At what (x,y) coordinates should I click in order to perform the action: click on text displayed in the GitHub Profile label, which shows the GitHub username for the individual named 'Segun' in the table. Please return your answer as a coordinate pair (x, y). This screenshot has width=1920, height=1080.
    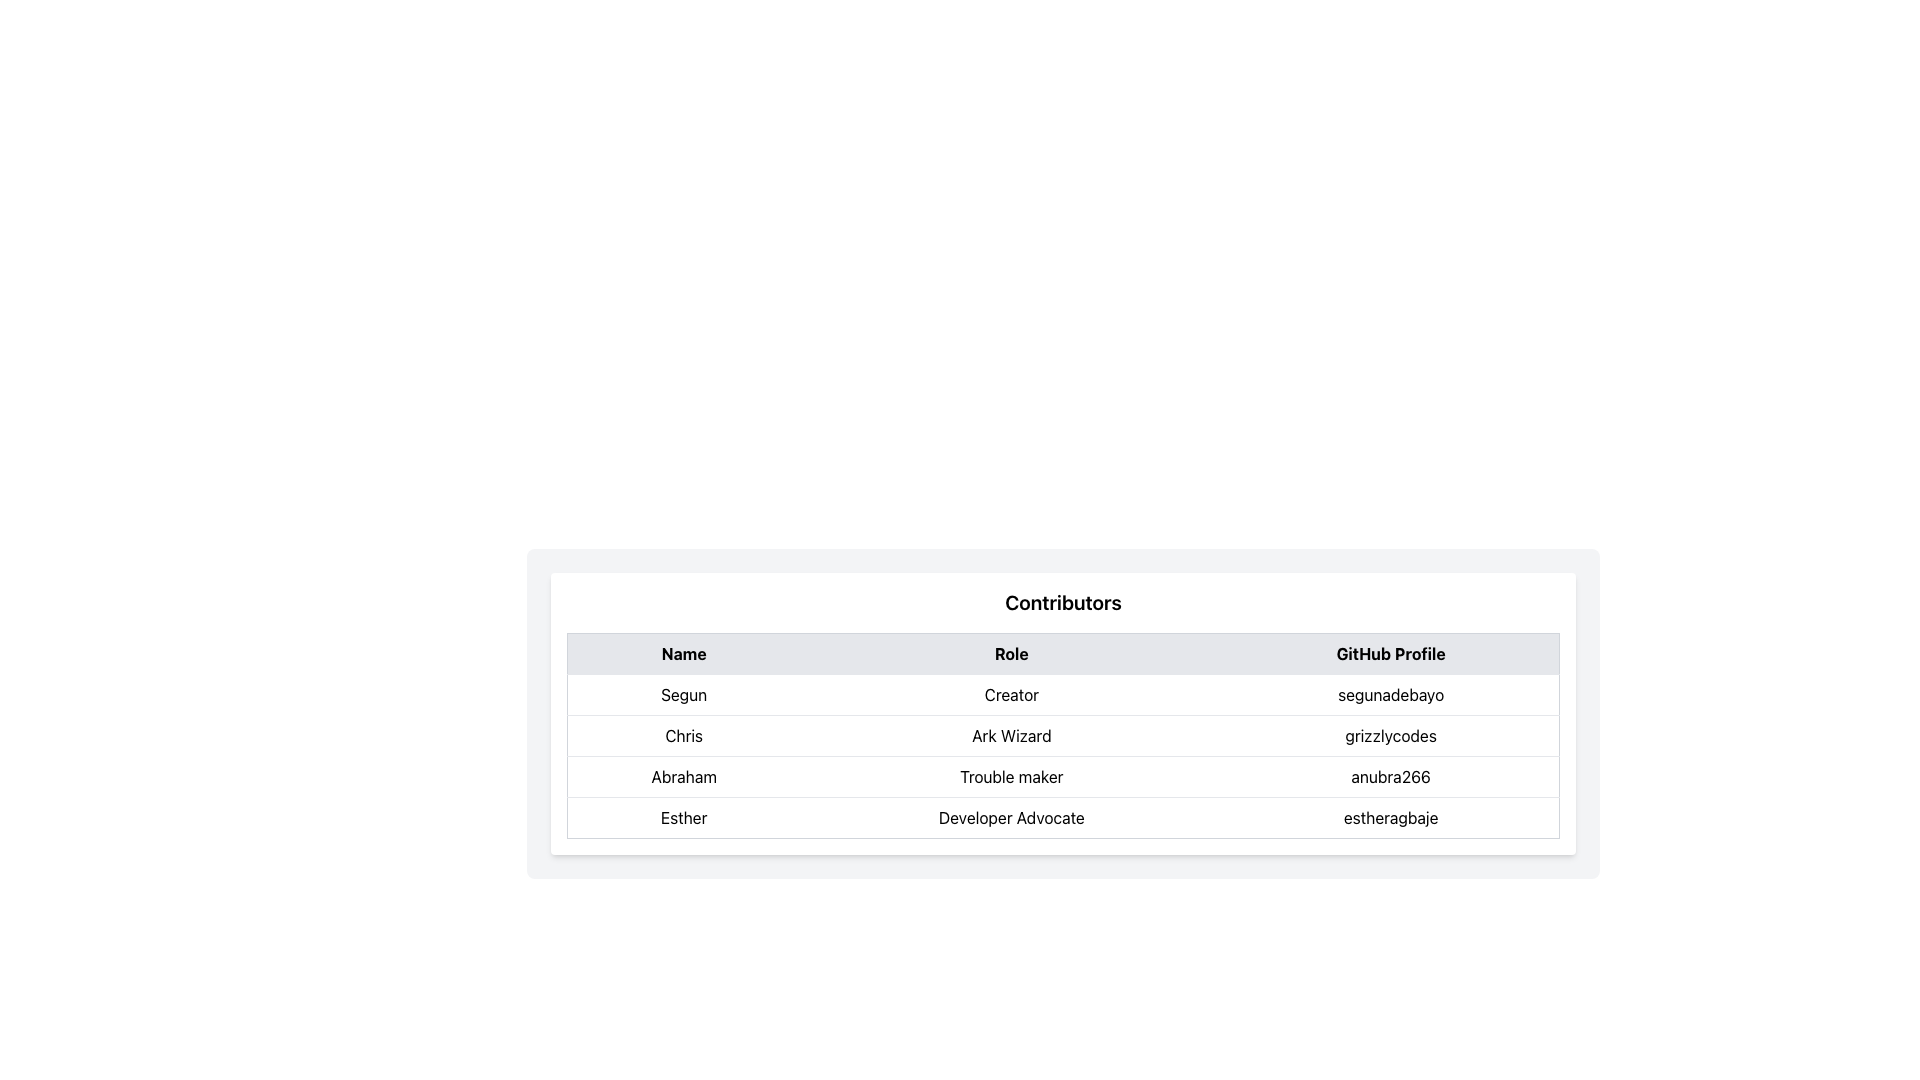
    Looking at the image, I should click on (1390, 693).